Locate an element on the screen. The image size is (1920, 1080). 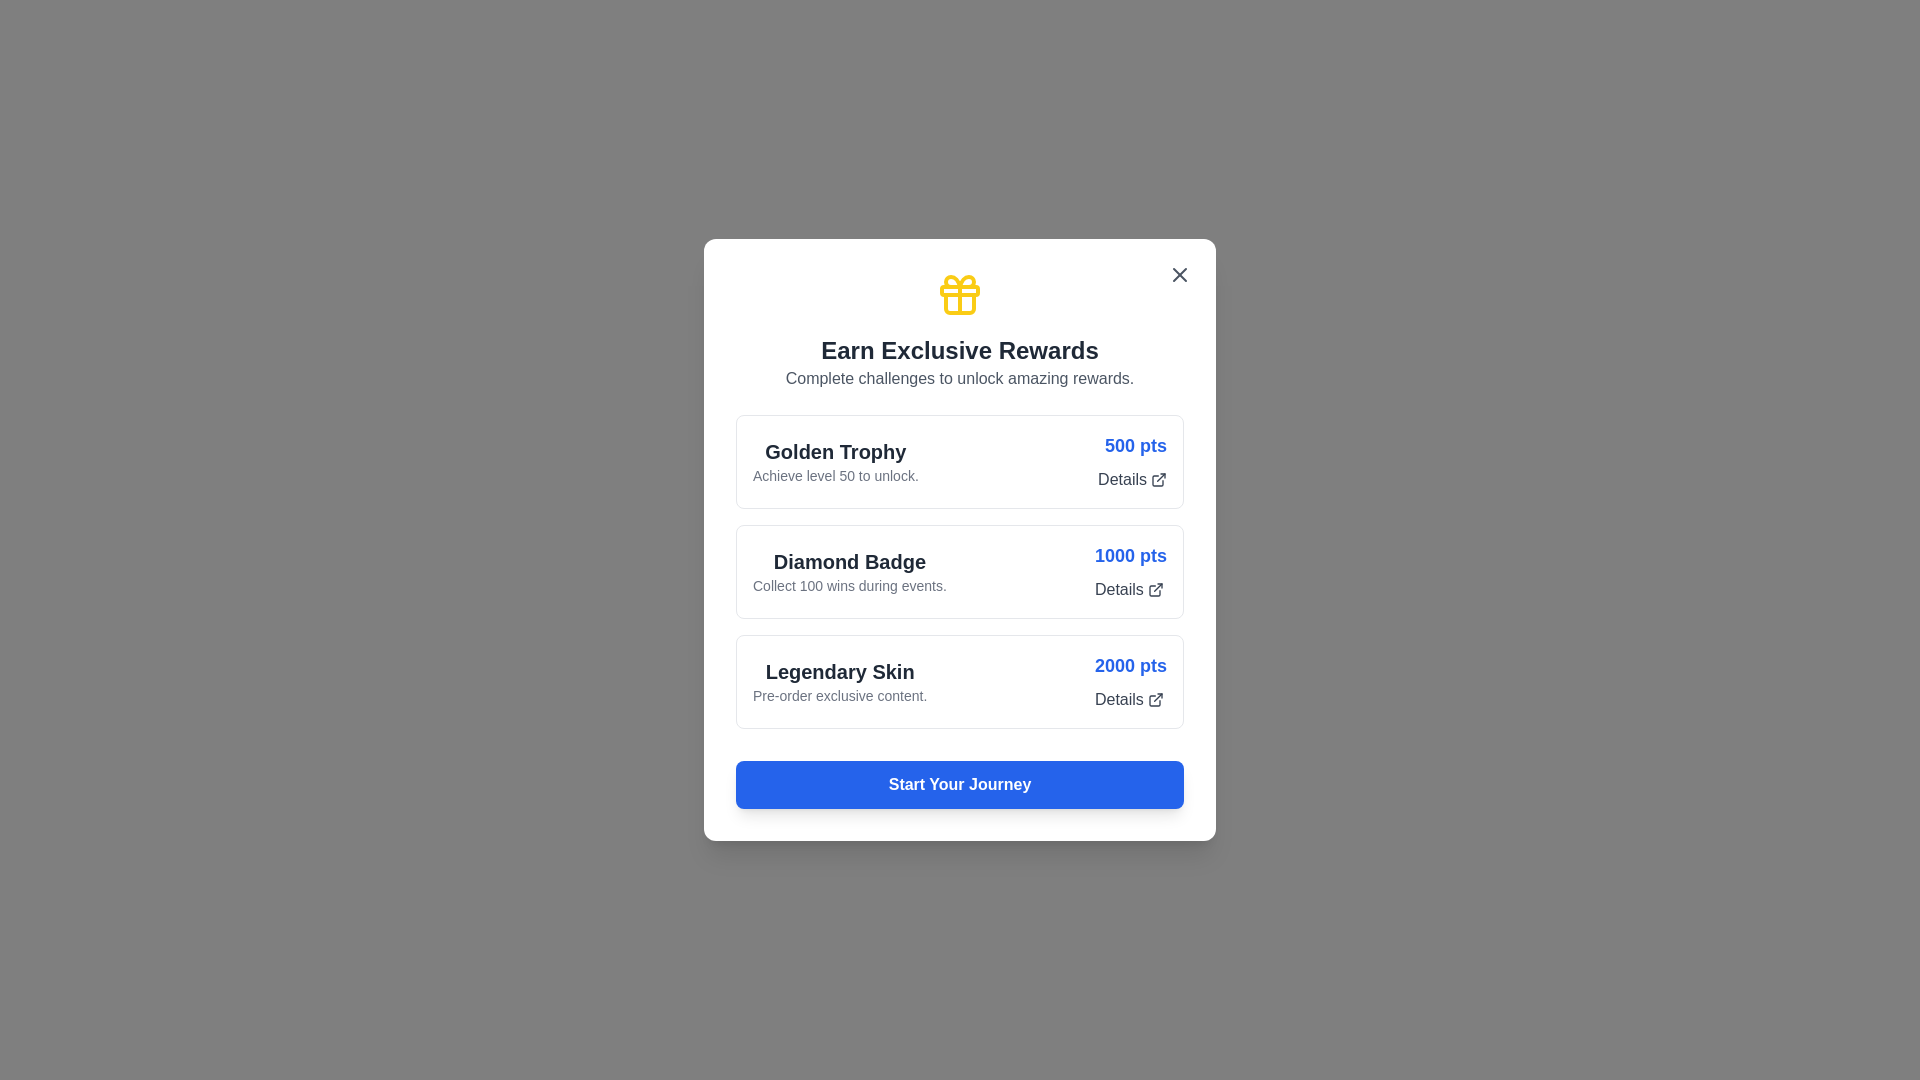
static text block that describes the reward 'Legendary Skin' and its conditions, which is located below the 'Golden Trophy' and 'Diamond Badge' in the third reward item of the list is located at coordinates (840, 681).